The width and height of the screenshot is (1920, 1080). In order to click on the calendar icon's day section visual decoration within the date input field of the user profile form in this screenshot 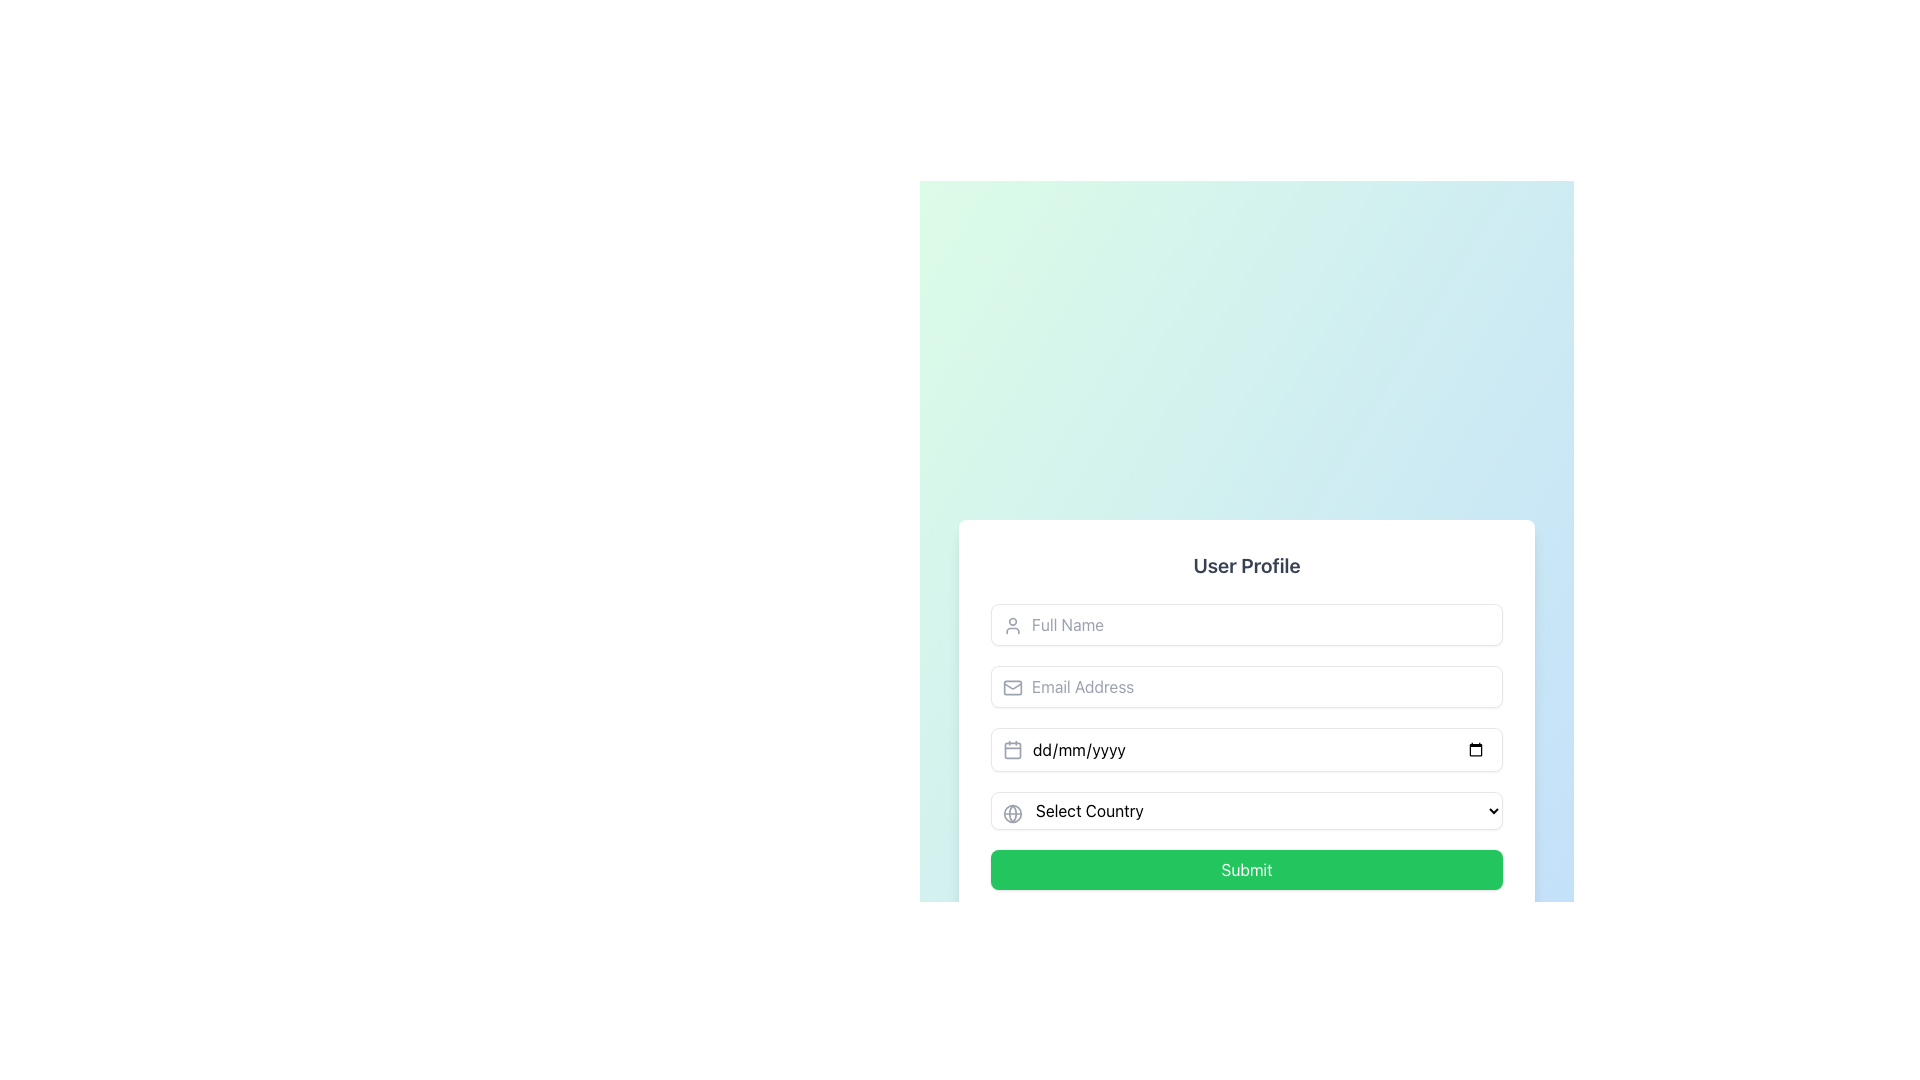, I will do `click(1012, 749)`.